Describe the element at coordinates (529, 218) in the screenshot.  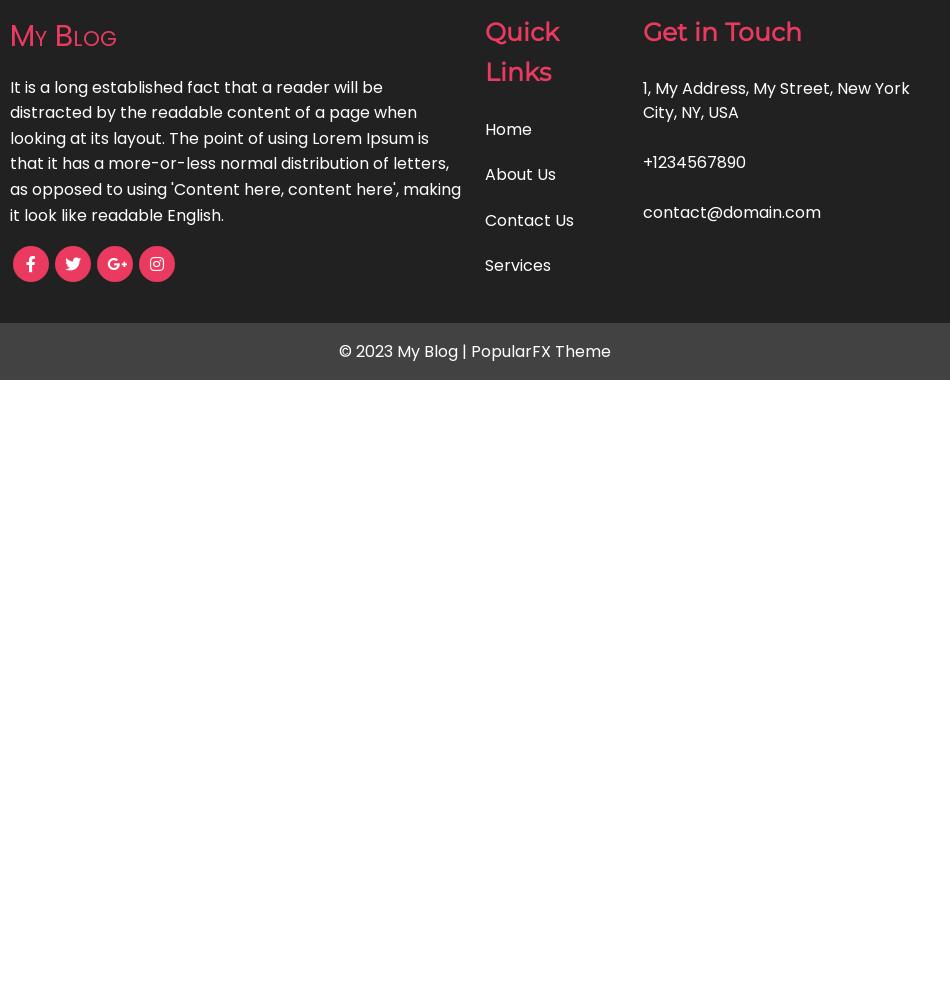
I see `'Contact Us'` at that location.